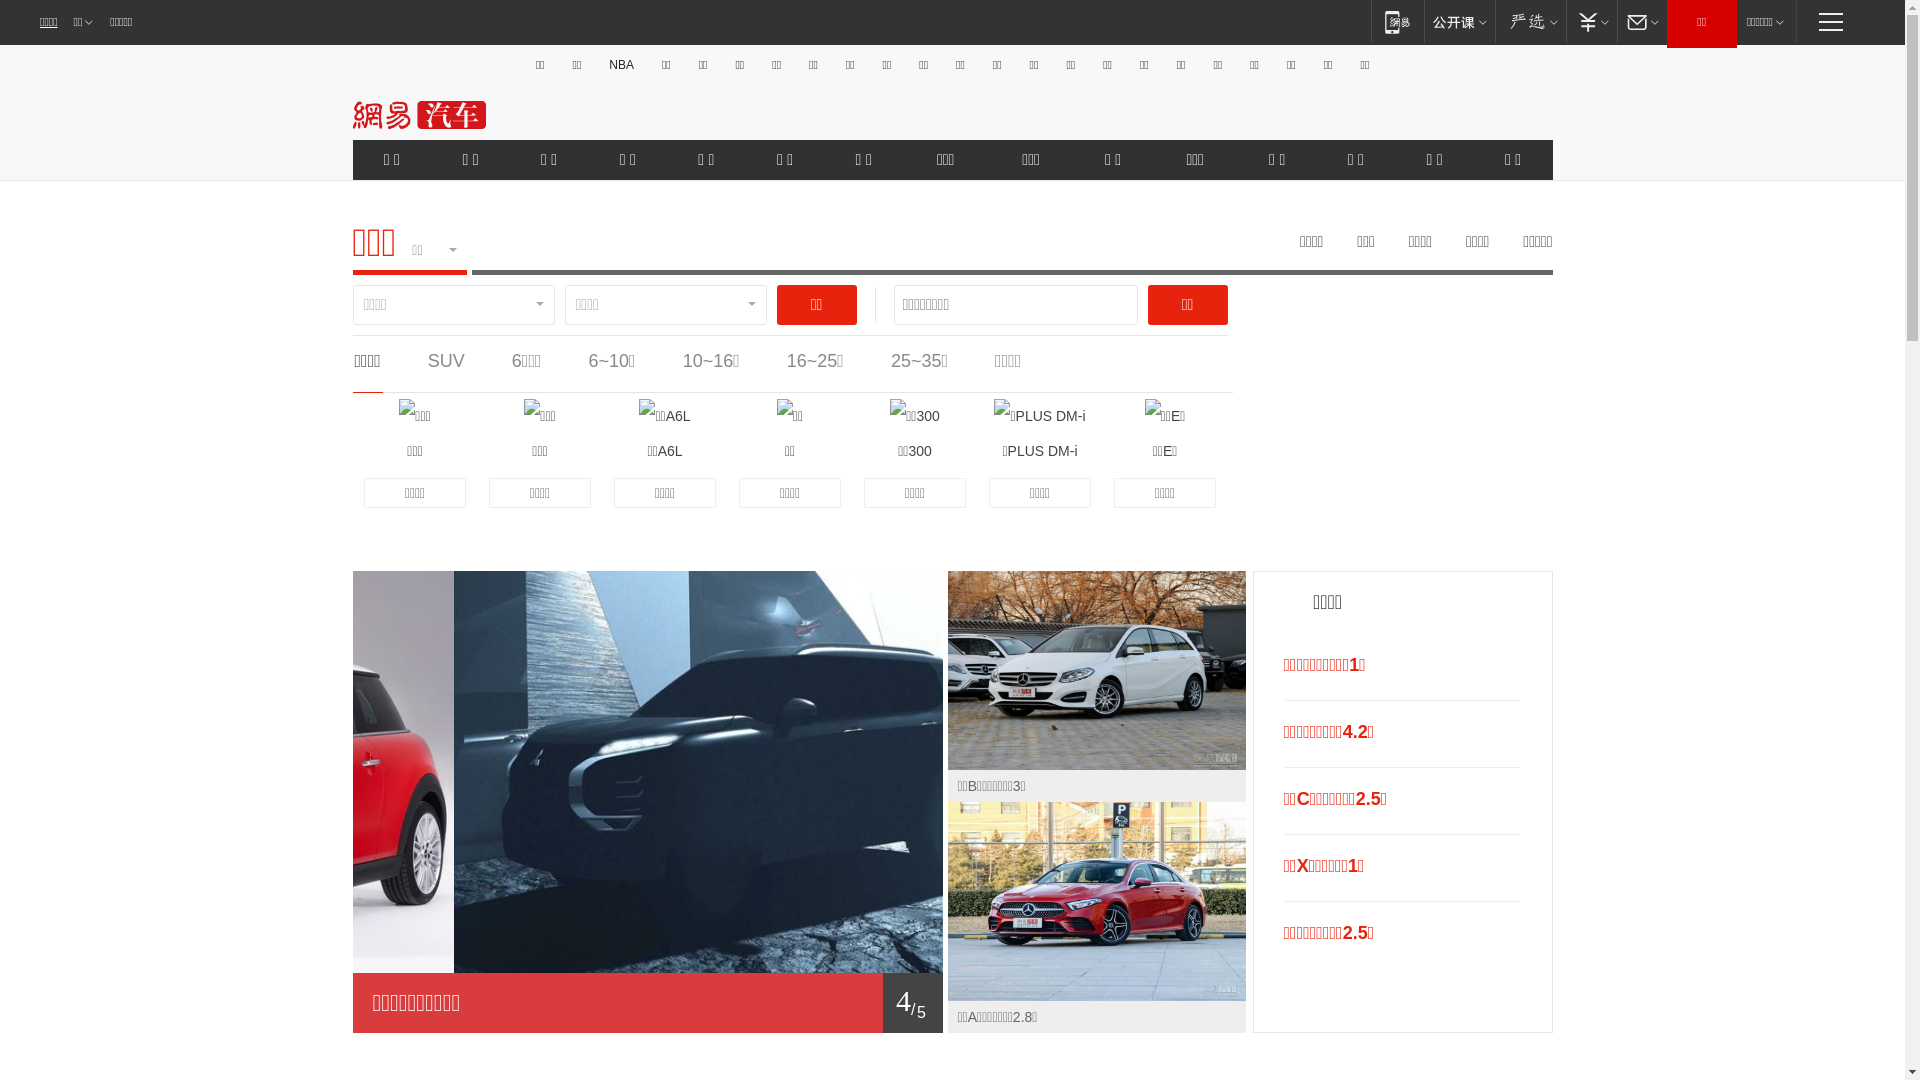 The image size is (1920, 1080). I want to click on 'SUV', so click(445, 361).